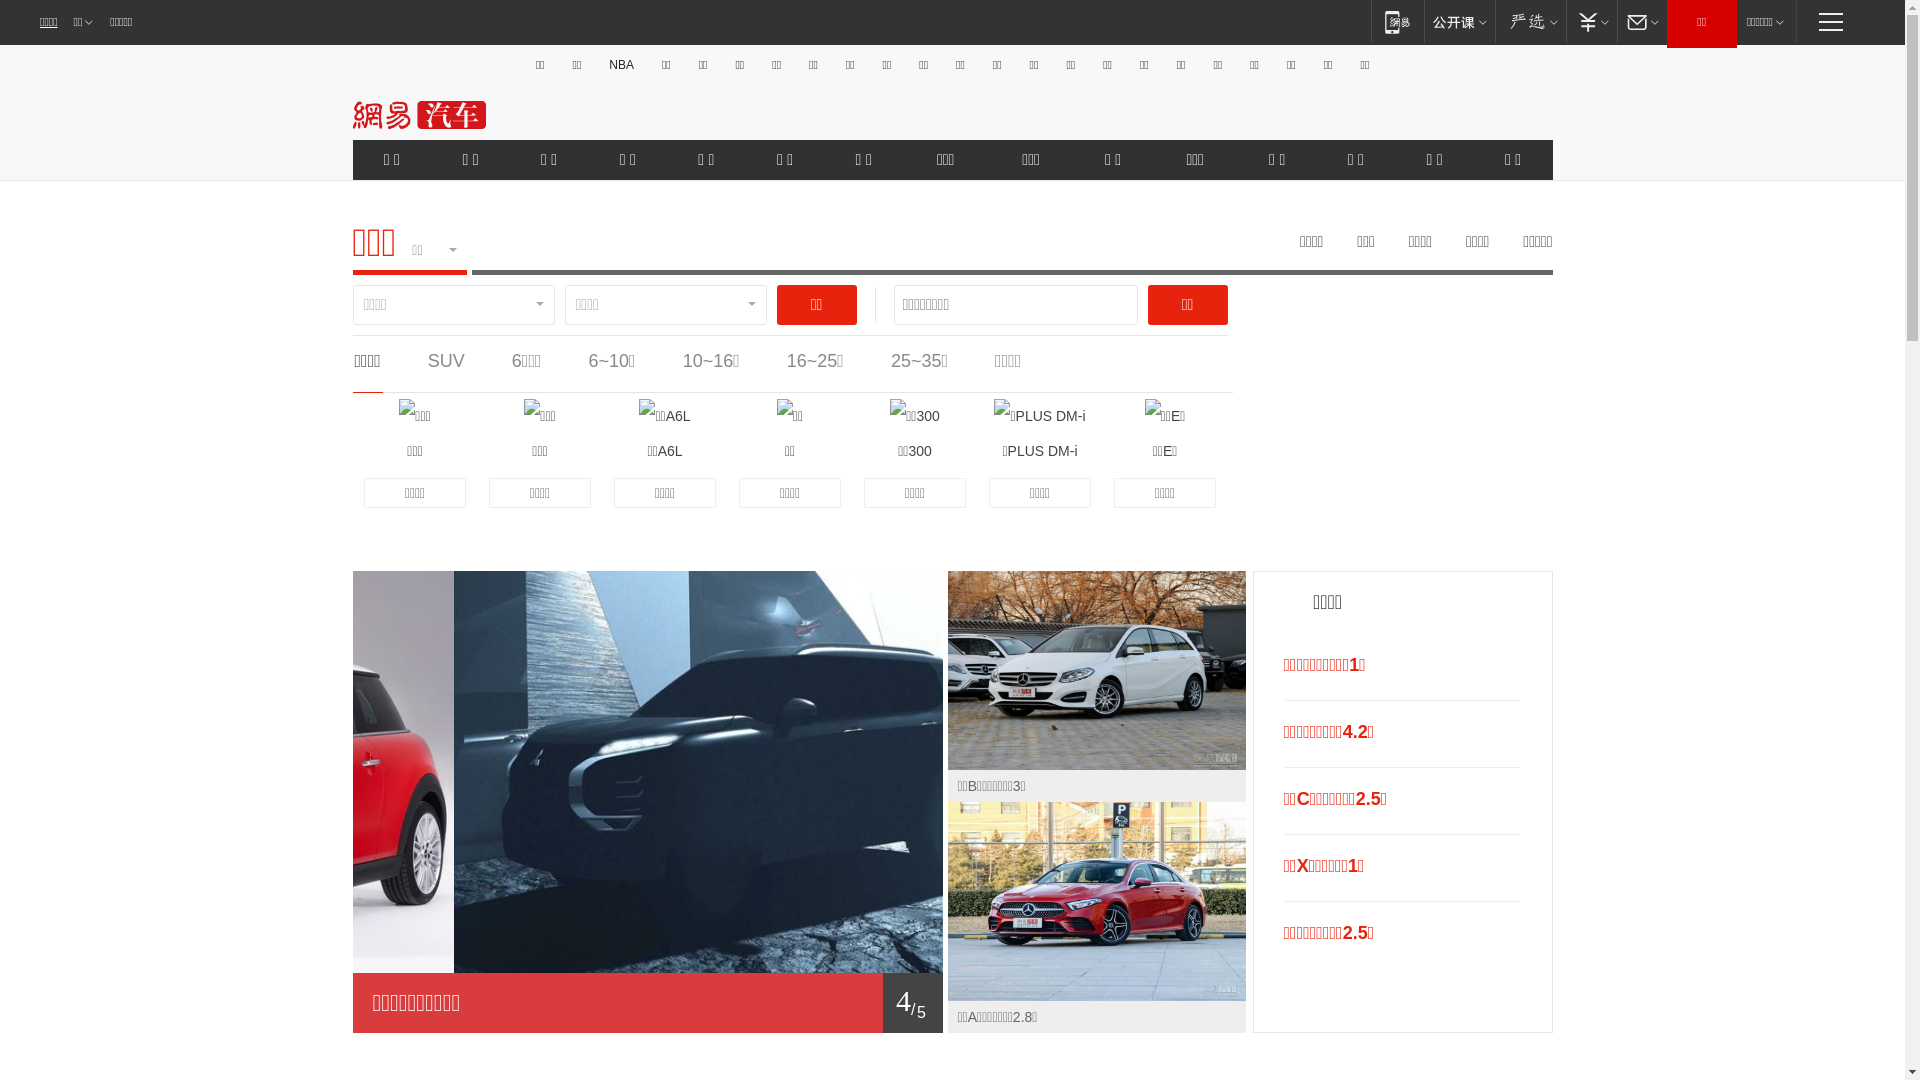 The image size is (1920, 1080). I want to click on 'SUV', so click(445, 361).